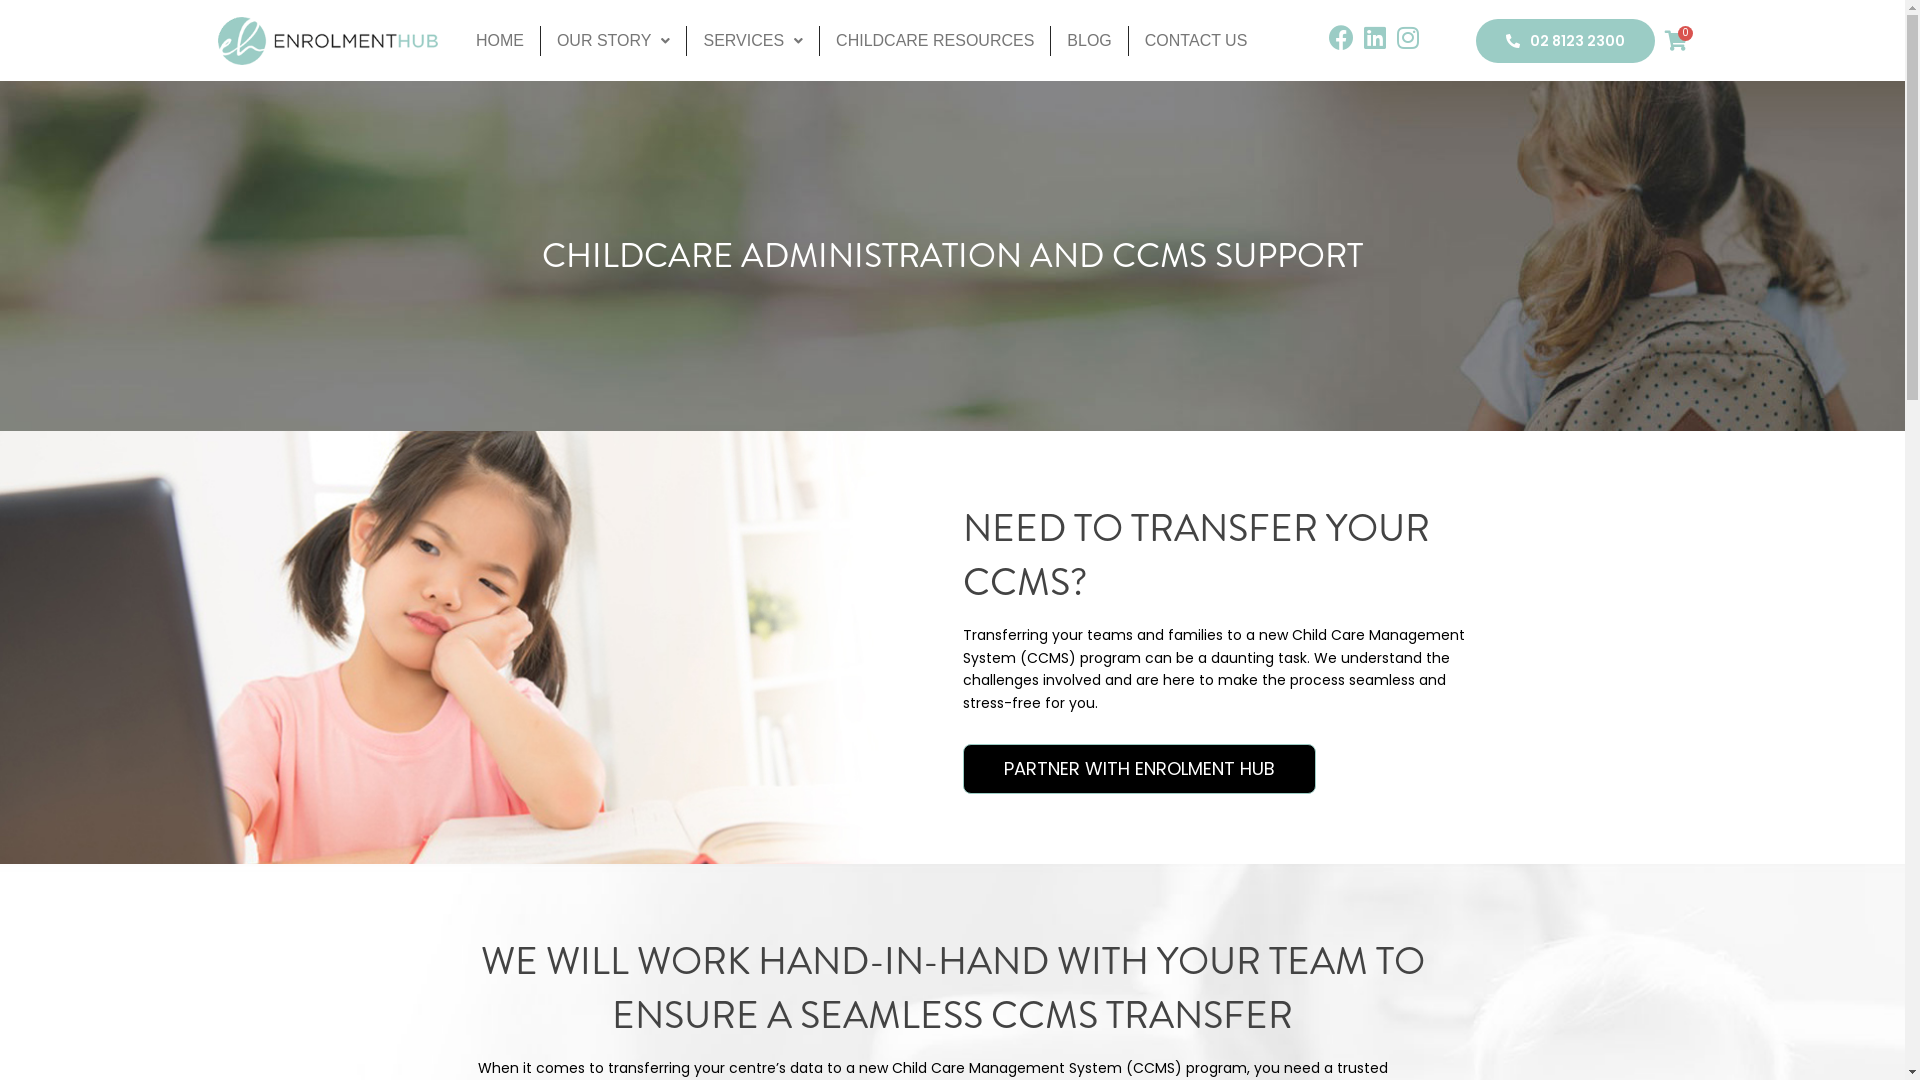 Image resolution: width=1920 pixels, height=1080 pixels. I want to click on 'SERVICES', so click(686, 41).